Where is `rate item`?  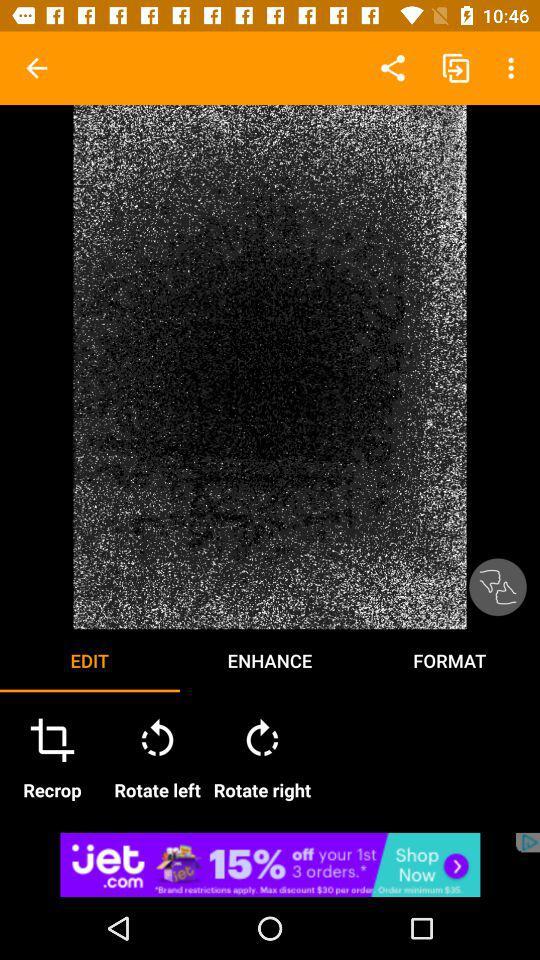
rate item is located at coordinates (496, 587).